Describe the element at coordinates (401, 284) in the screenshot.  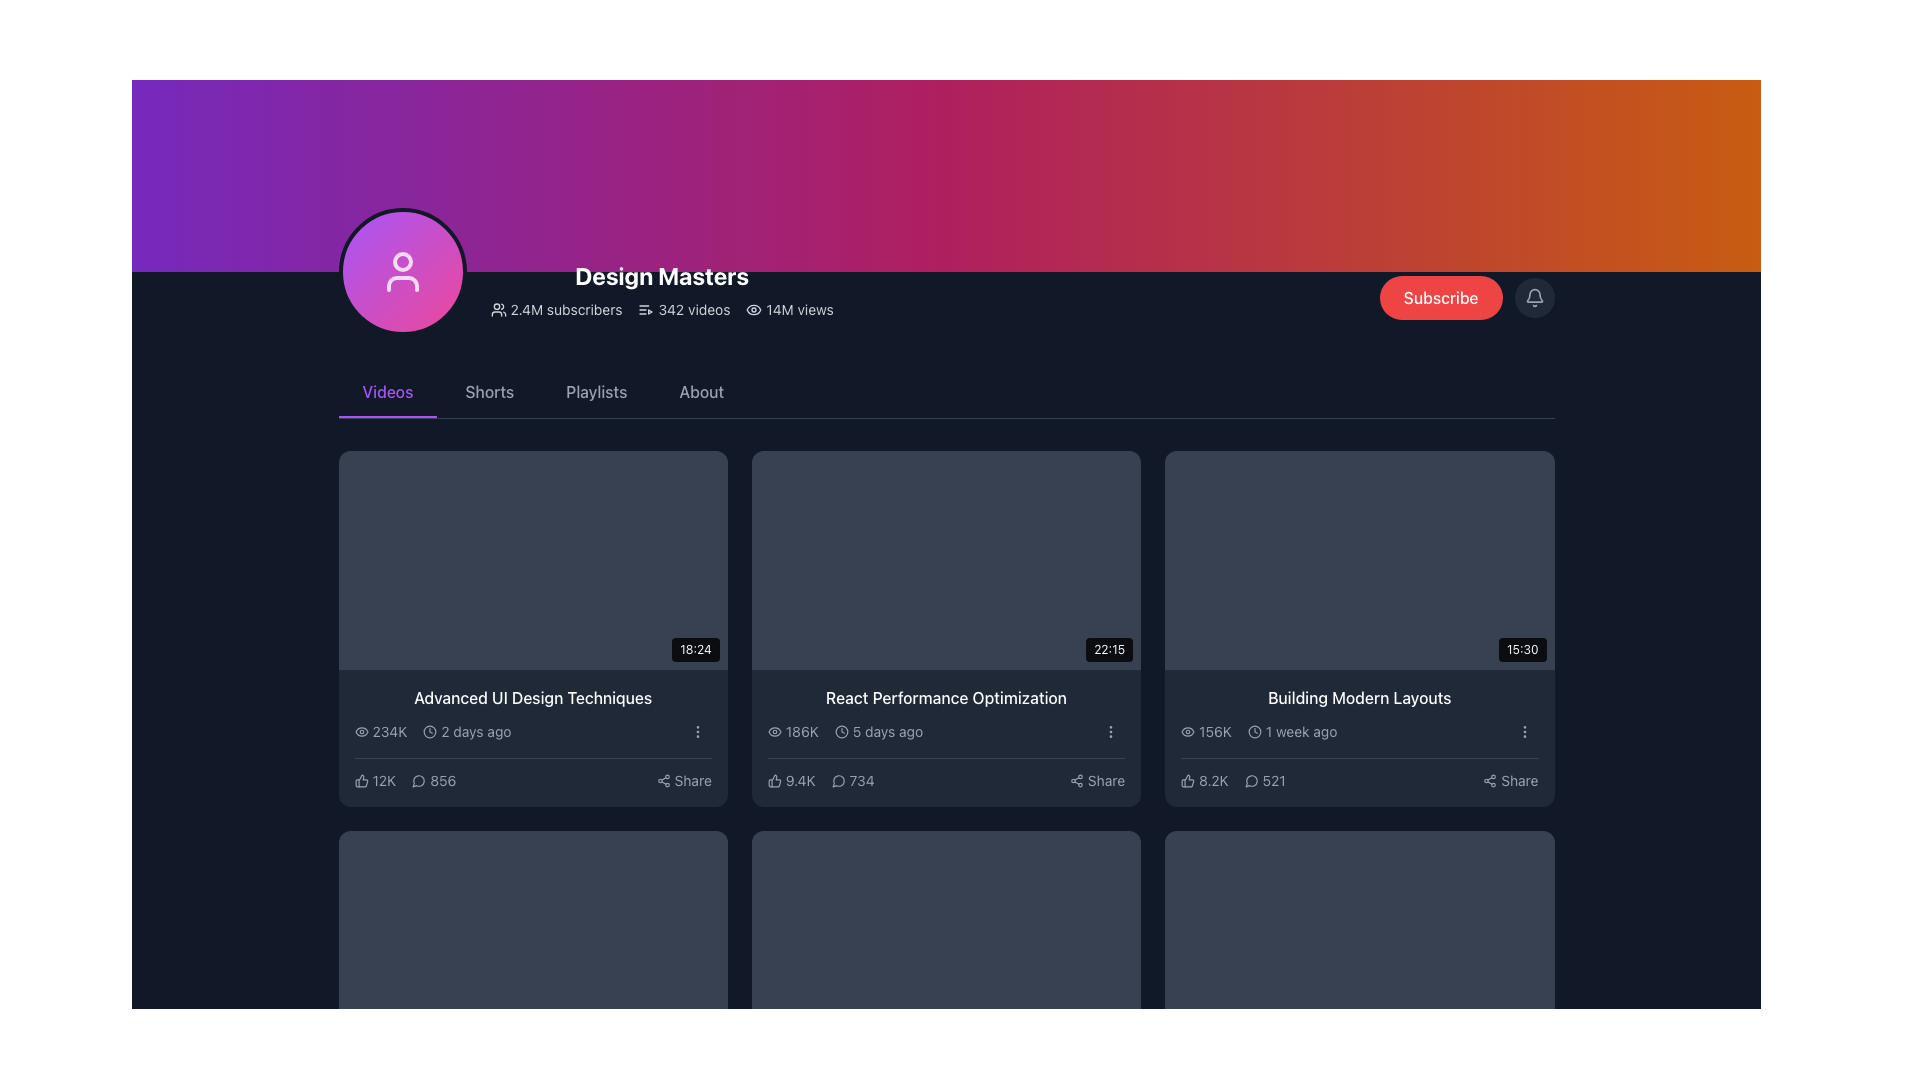
I see `the decorative graphical element that represents the body part of the user icon, located centrally below the user's head within the avatar graphic` at that location.